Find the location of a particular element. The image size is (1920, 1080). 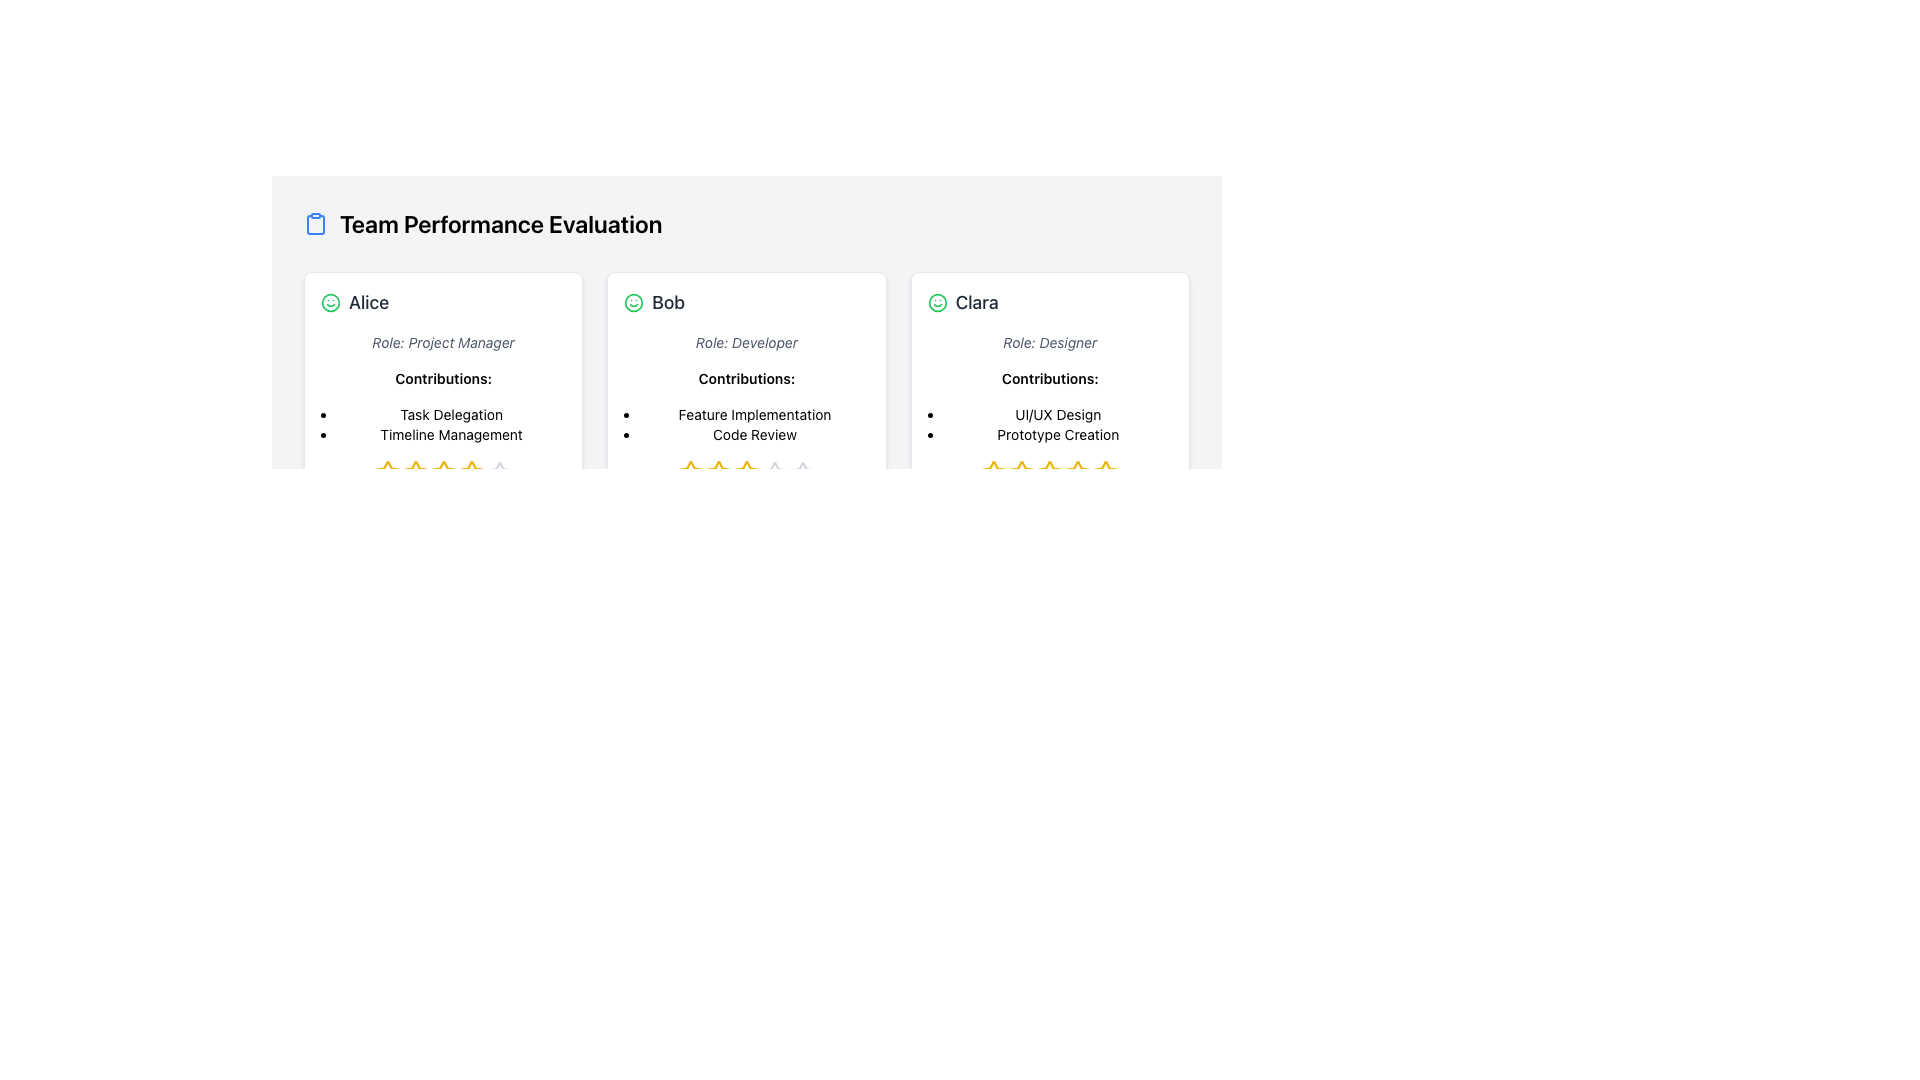

the second star-shaped icon in the rating bar under the 'Alice' section of the 'Team Performance Evaluation' interface is located at coordinates (442, 472).